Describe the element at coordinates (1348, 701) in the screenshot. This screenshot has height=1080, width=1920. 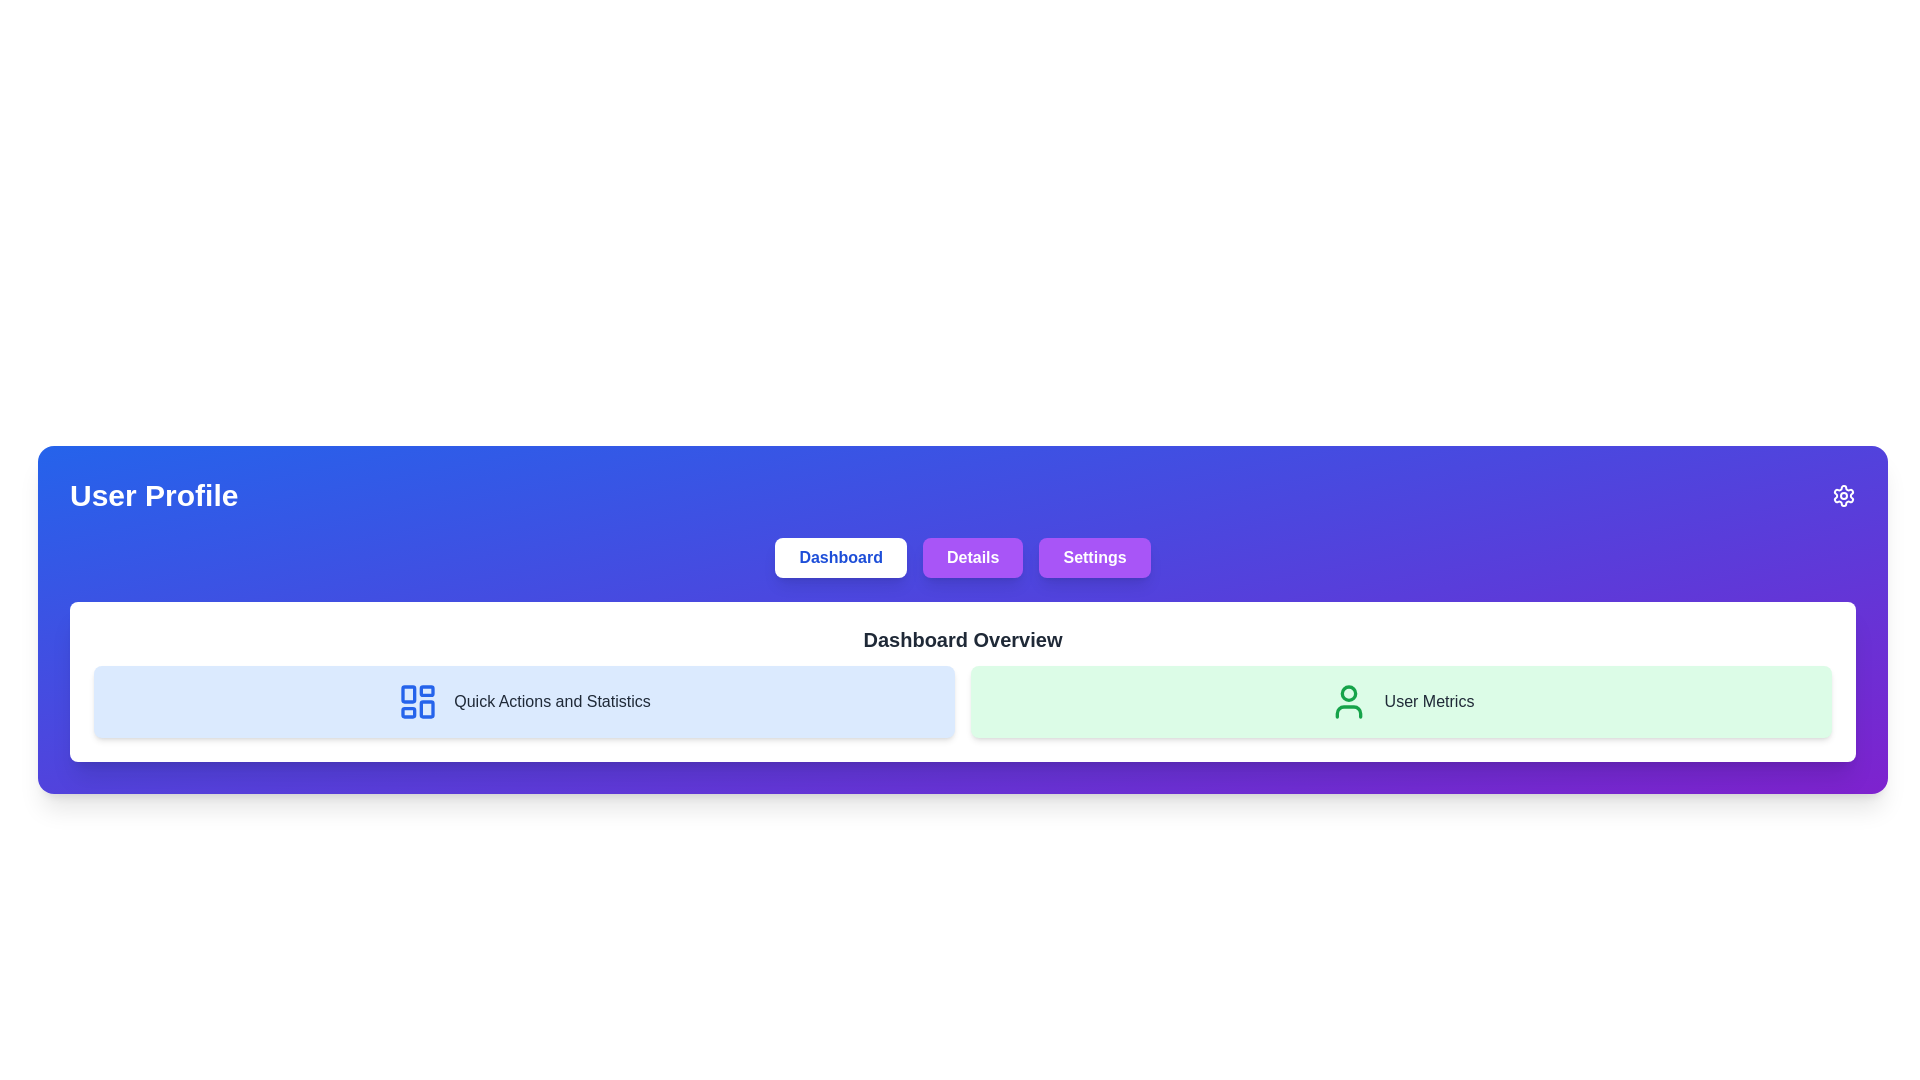
I see `the user-related information icon located in the center-left section of the green 'User Metrics' card, adjacent to the 'Dashboard Overview' row` at that location.